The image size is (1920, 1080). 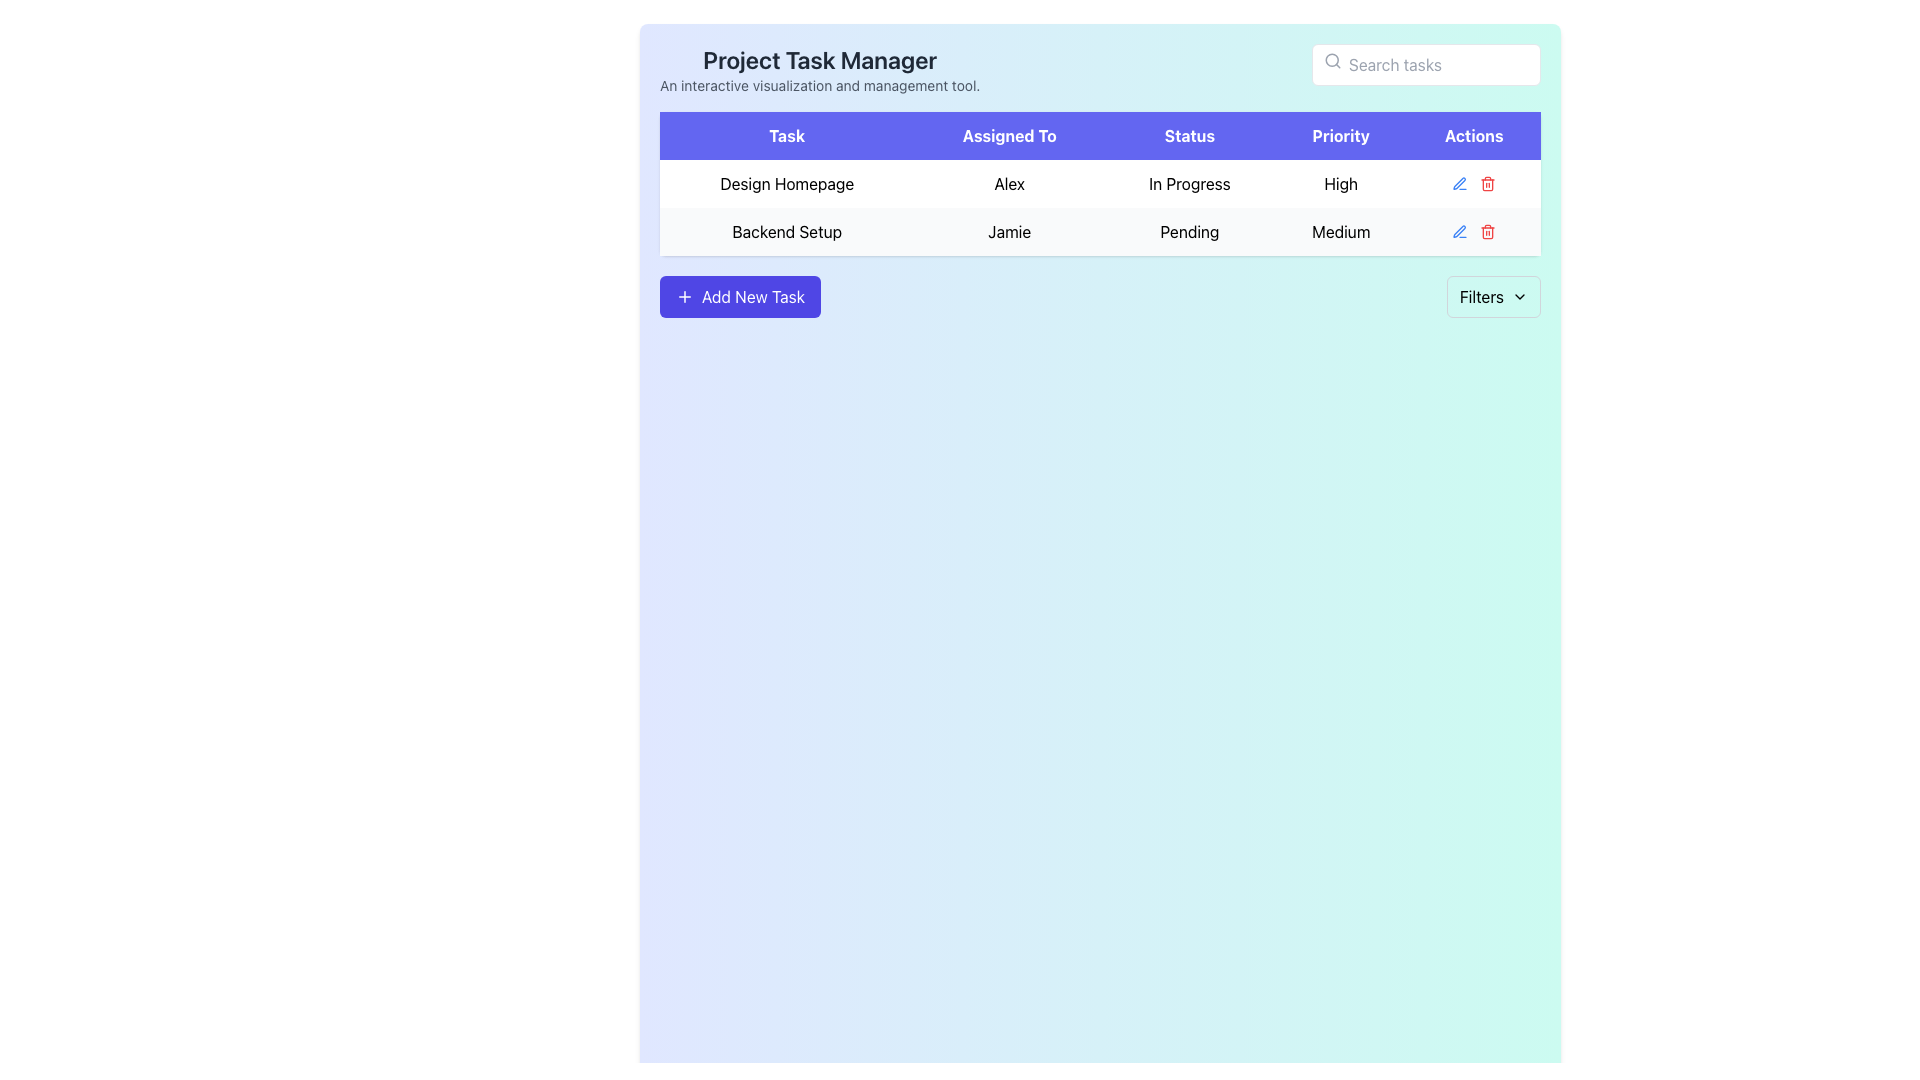 I want to click on the red trash bin icon located in the 'Actions' column of the table, so click(x=1488, y=184).